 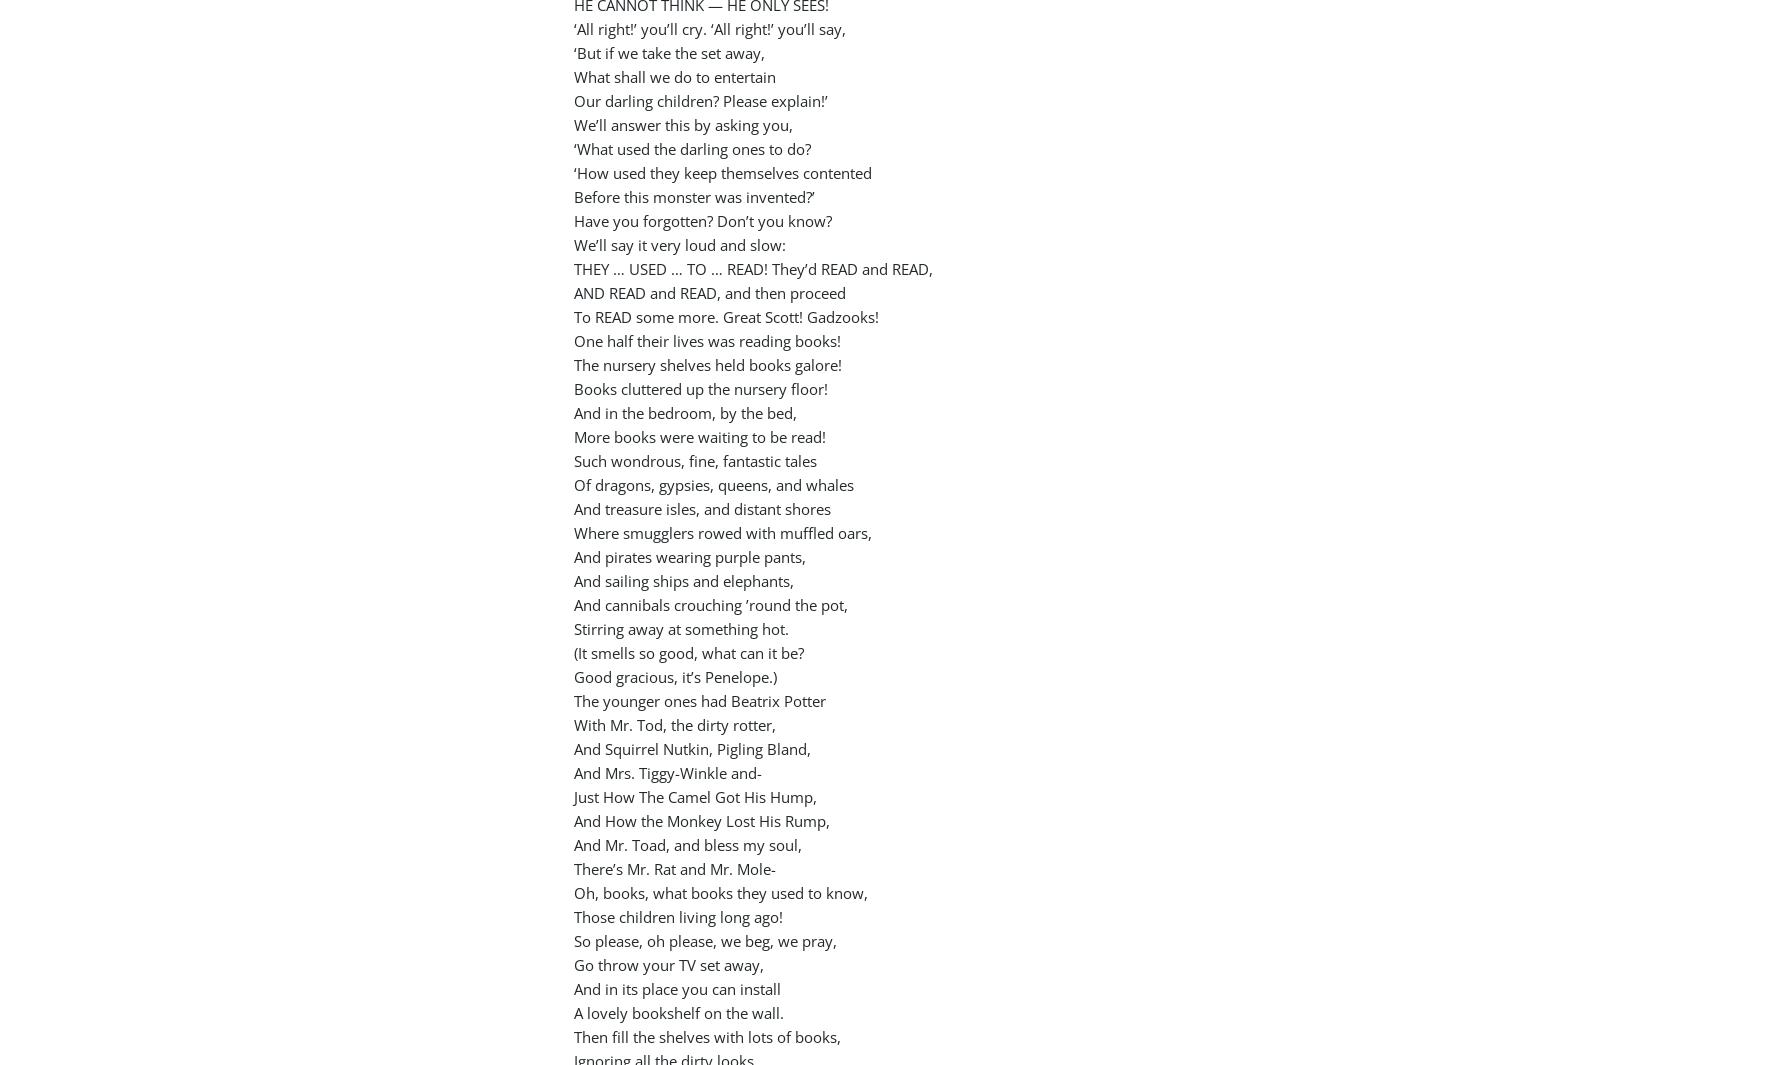 I want to click on 'What shall we do to entertain', so click(x=676, y=75).